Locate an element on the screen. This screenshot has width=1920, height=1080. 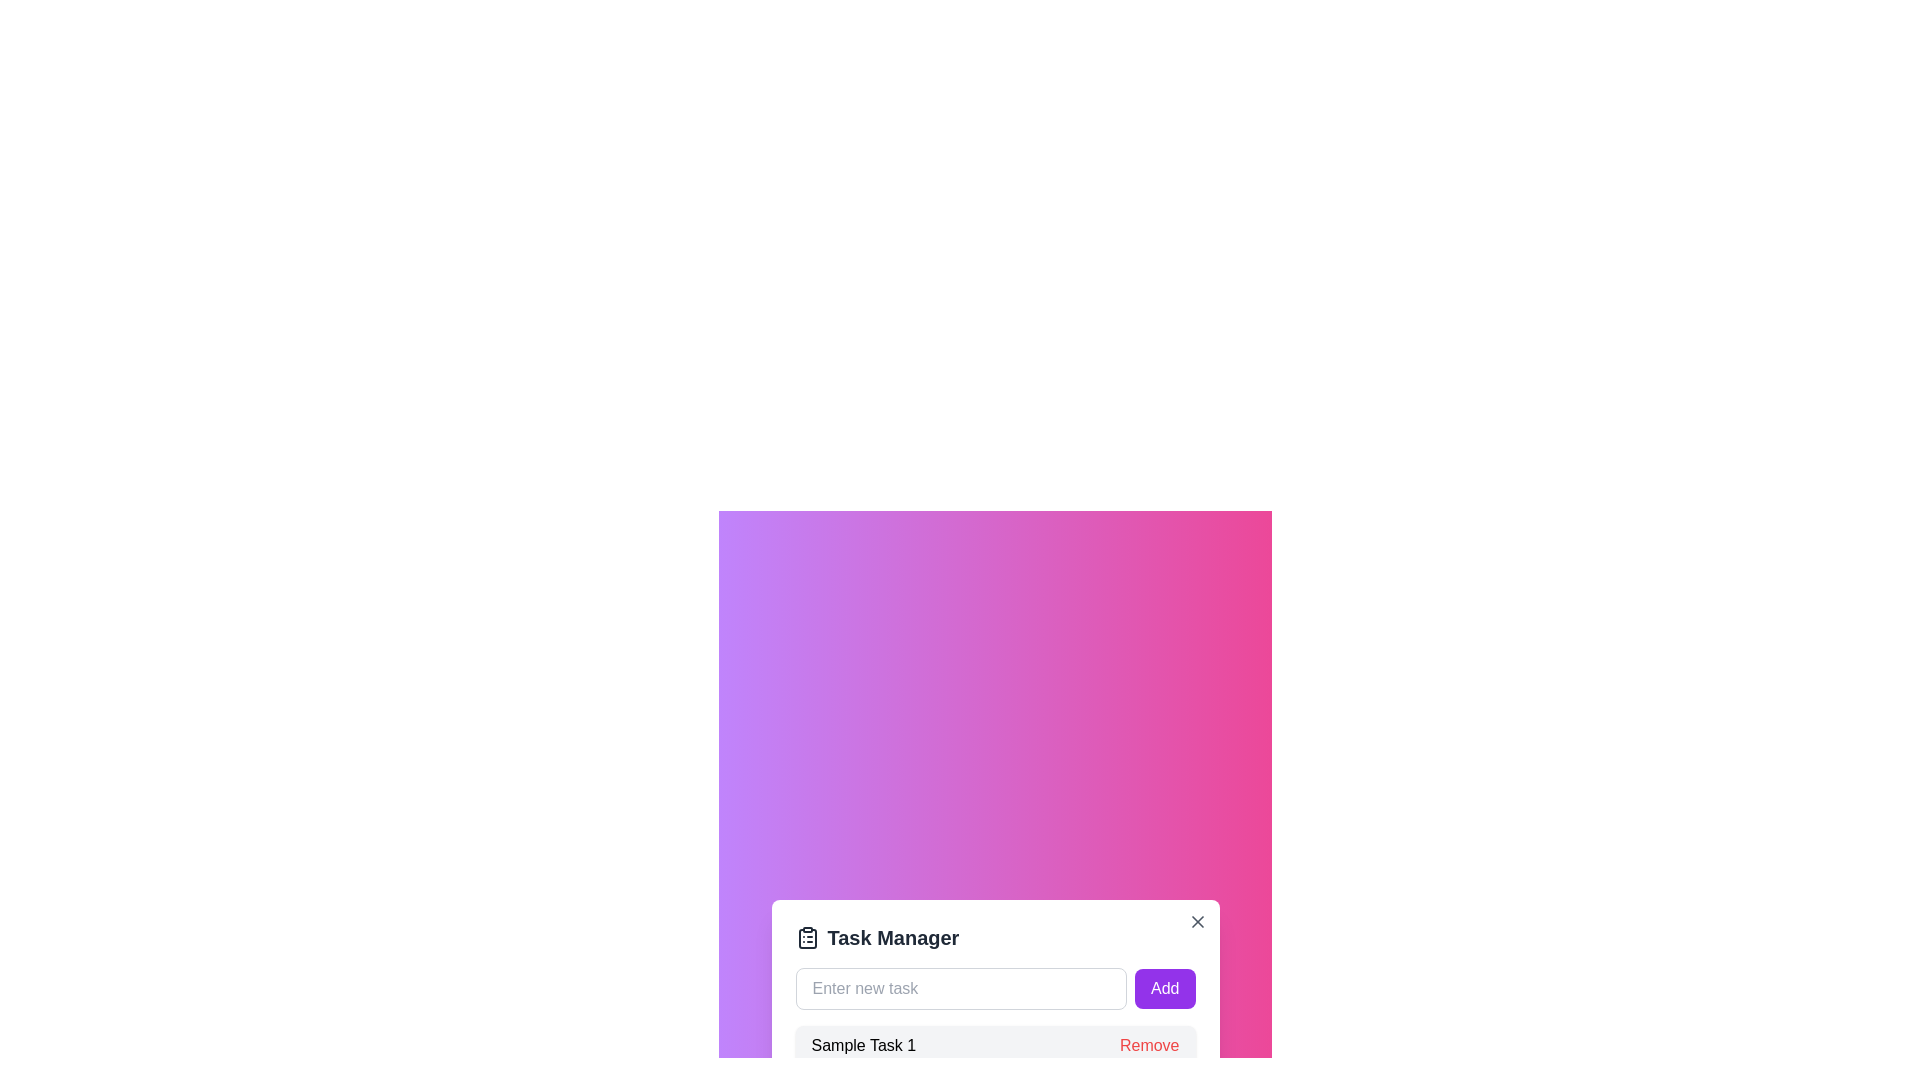
the red 'Remove' button located at the far right of the row adjacent to 'Sample Task 1' is located at coordinates (1149, 1044).